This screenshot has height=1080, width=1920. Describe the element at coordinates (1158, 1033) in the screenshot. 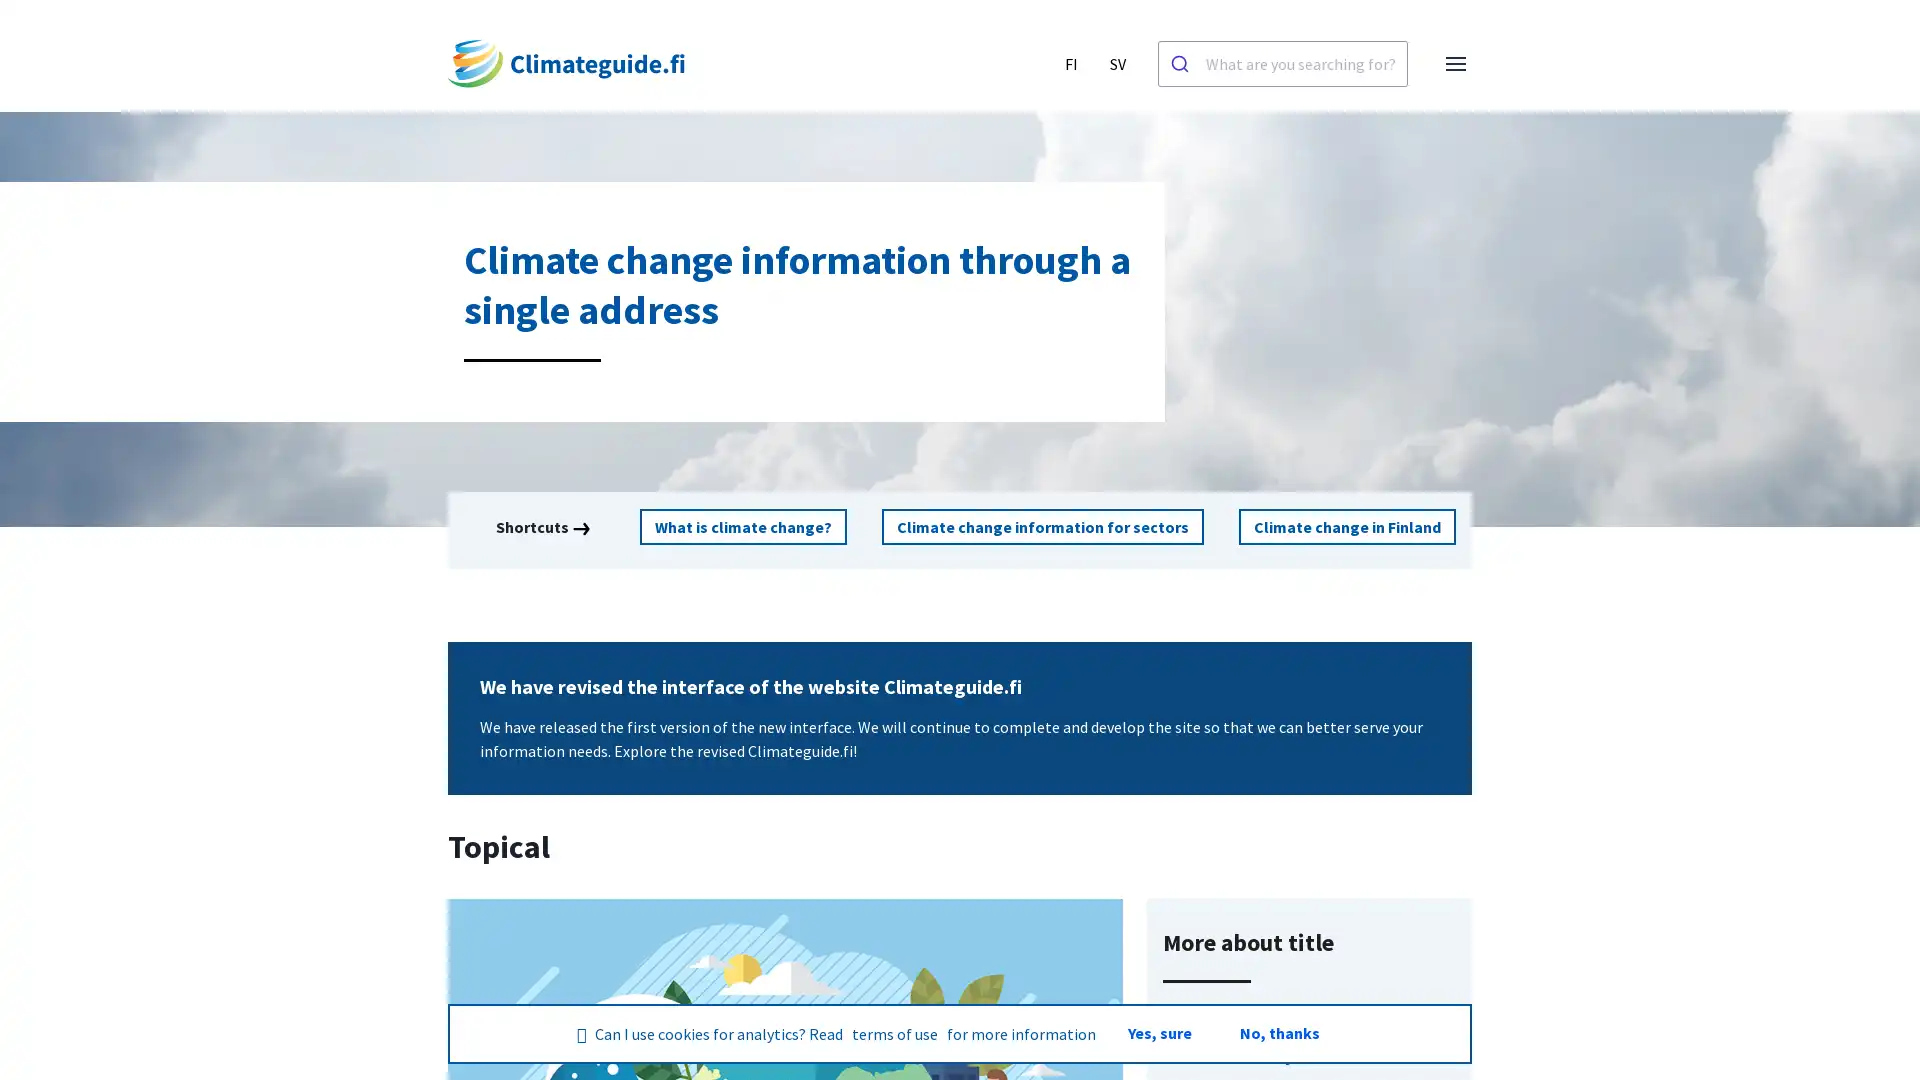

I see `Yes, sure` at that location.